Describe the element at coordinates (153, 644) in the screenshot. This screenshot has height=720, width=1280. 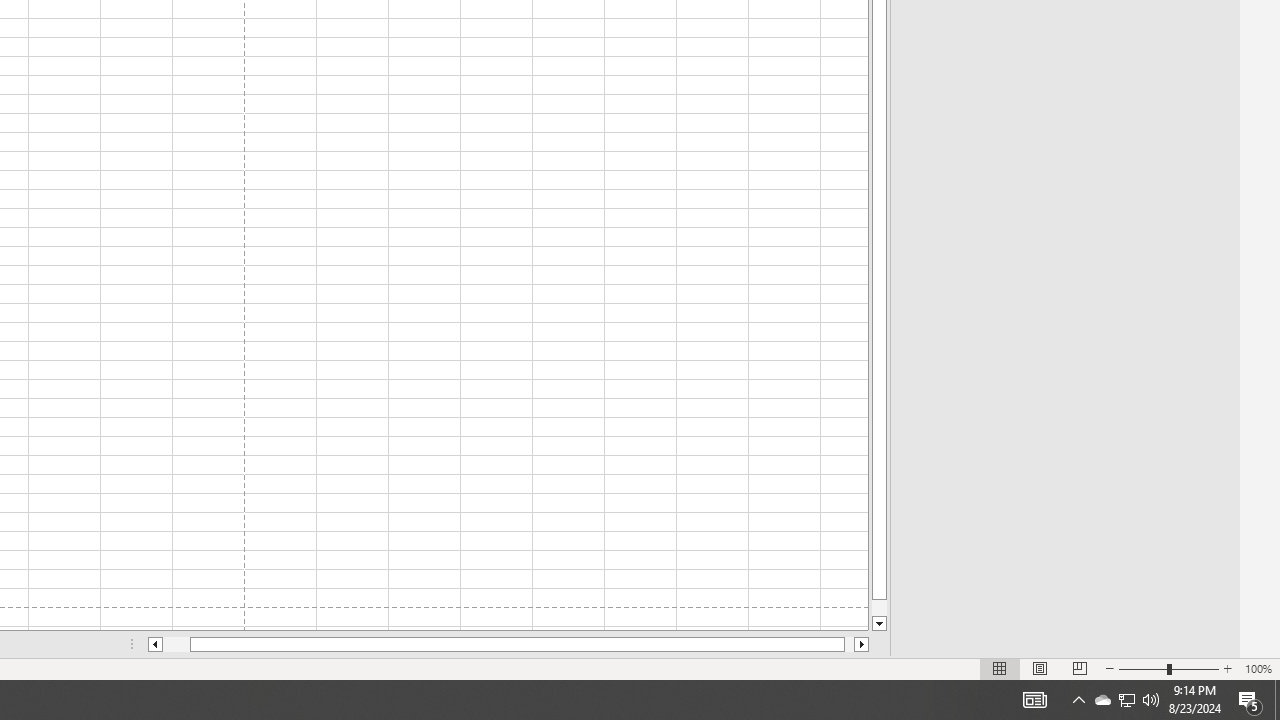
I see `'Column left'` at that location.